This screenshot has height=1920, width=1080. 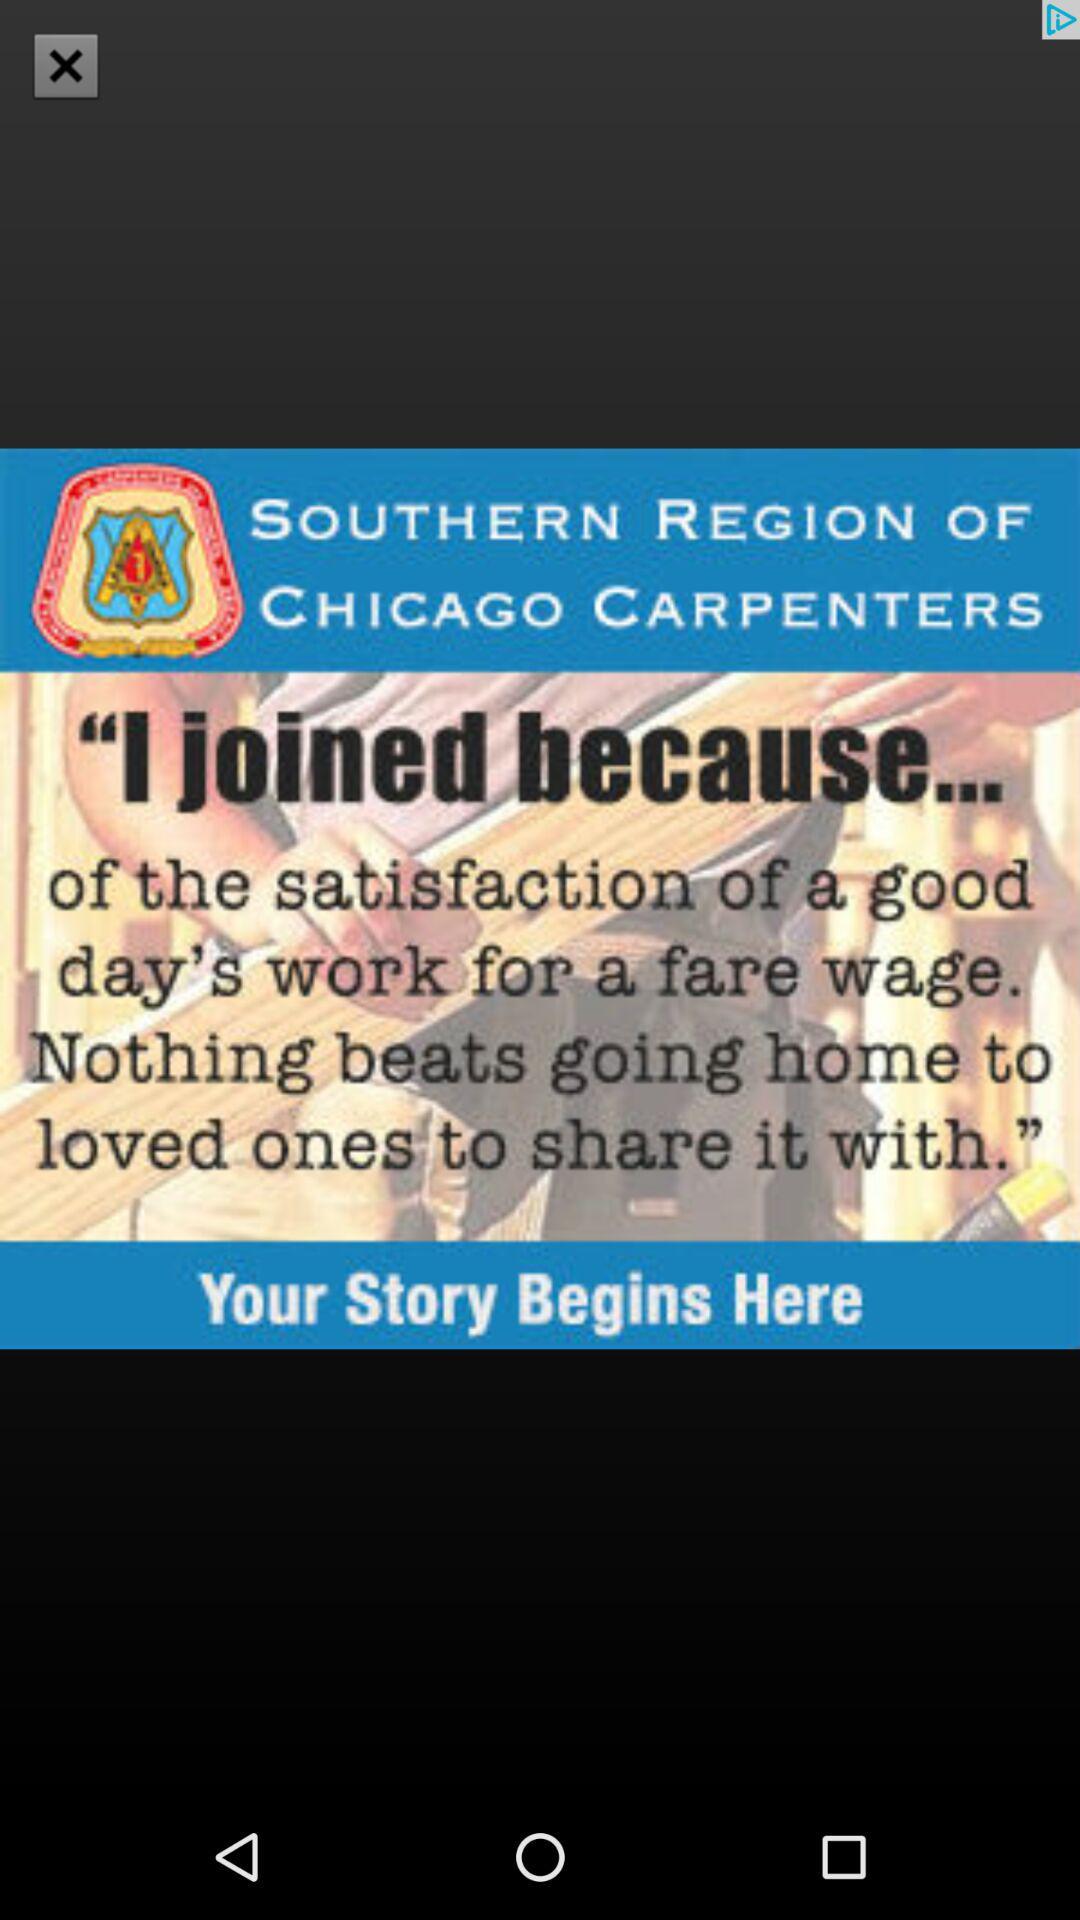 I want to click on the close icon, so click(x=64, y=70).